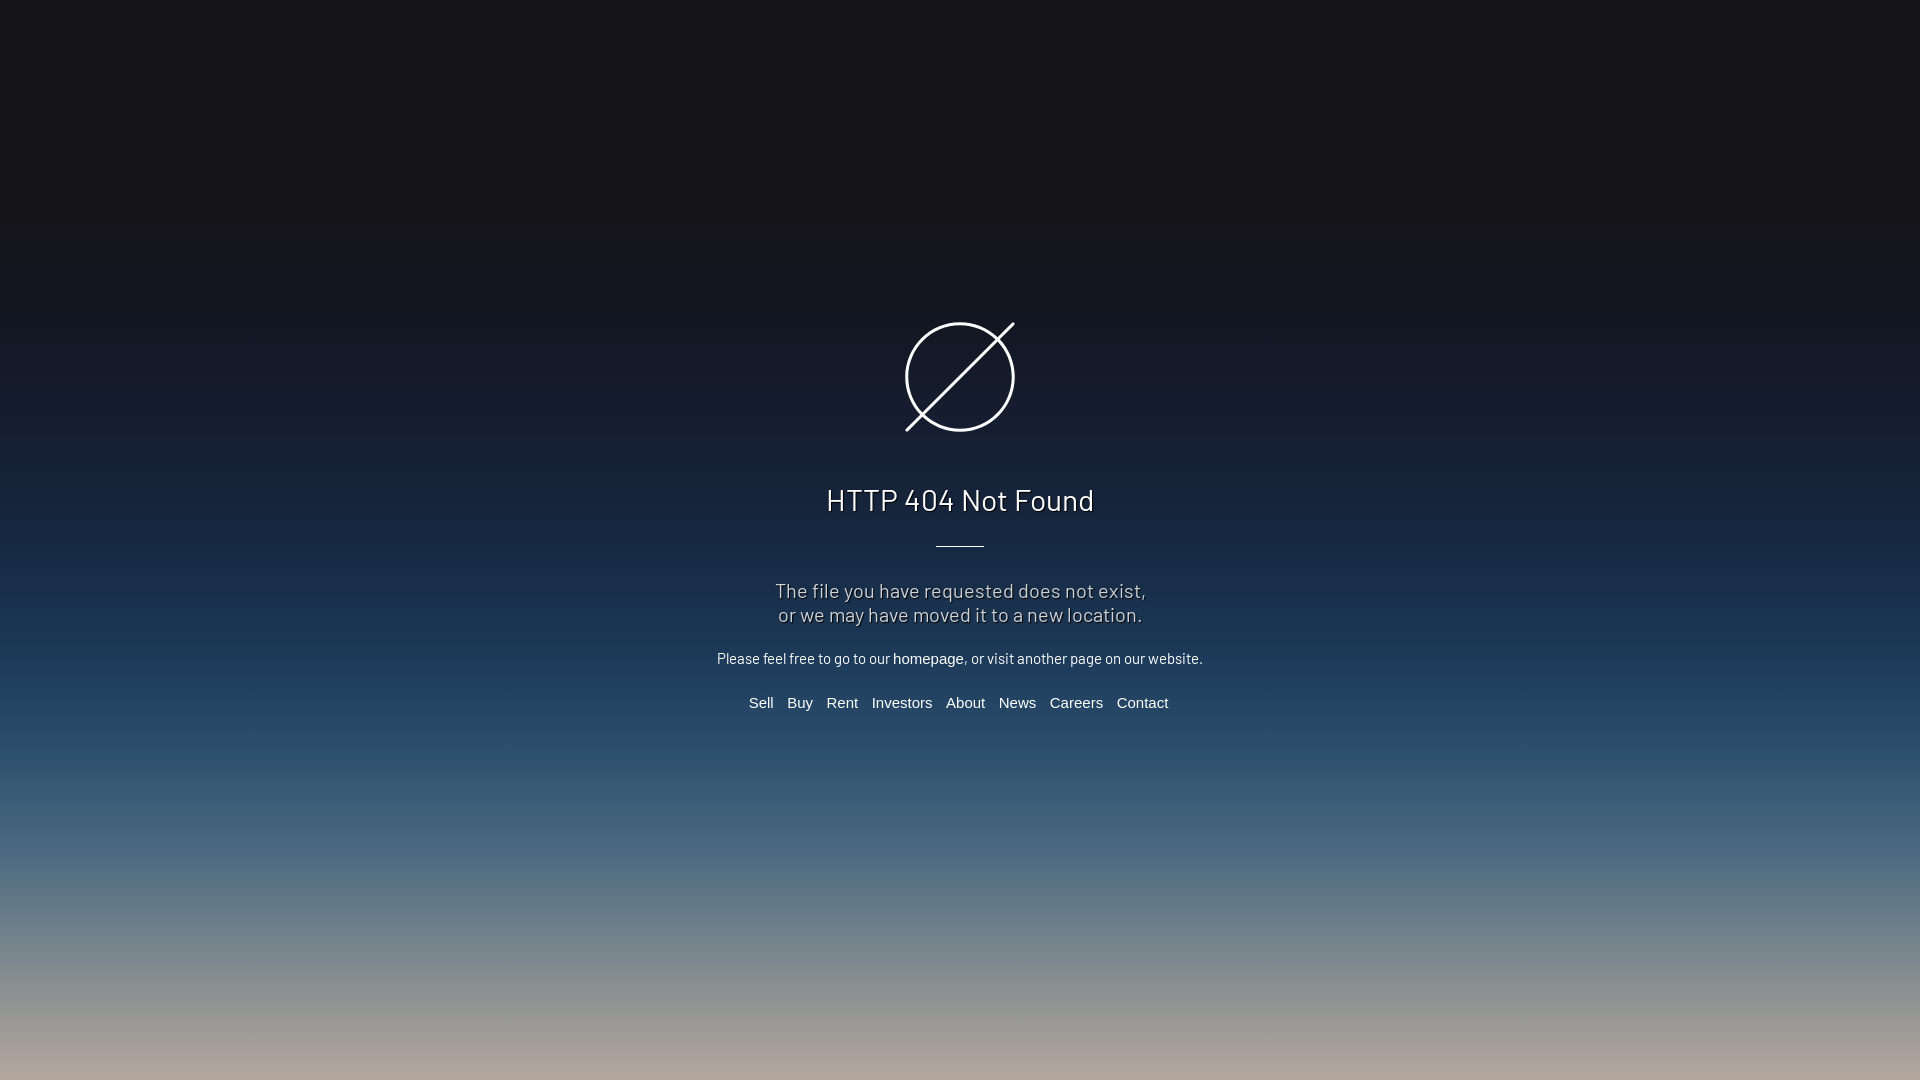 This screenshot has width=1920, height=1080. I want to click on 'Buy', so click(800, 701).